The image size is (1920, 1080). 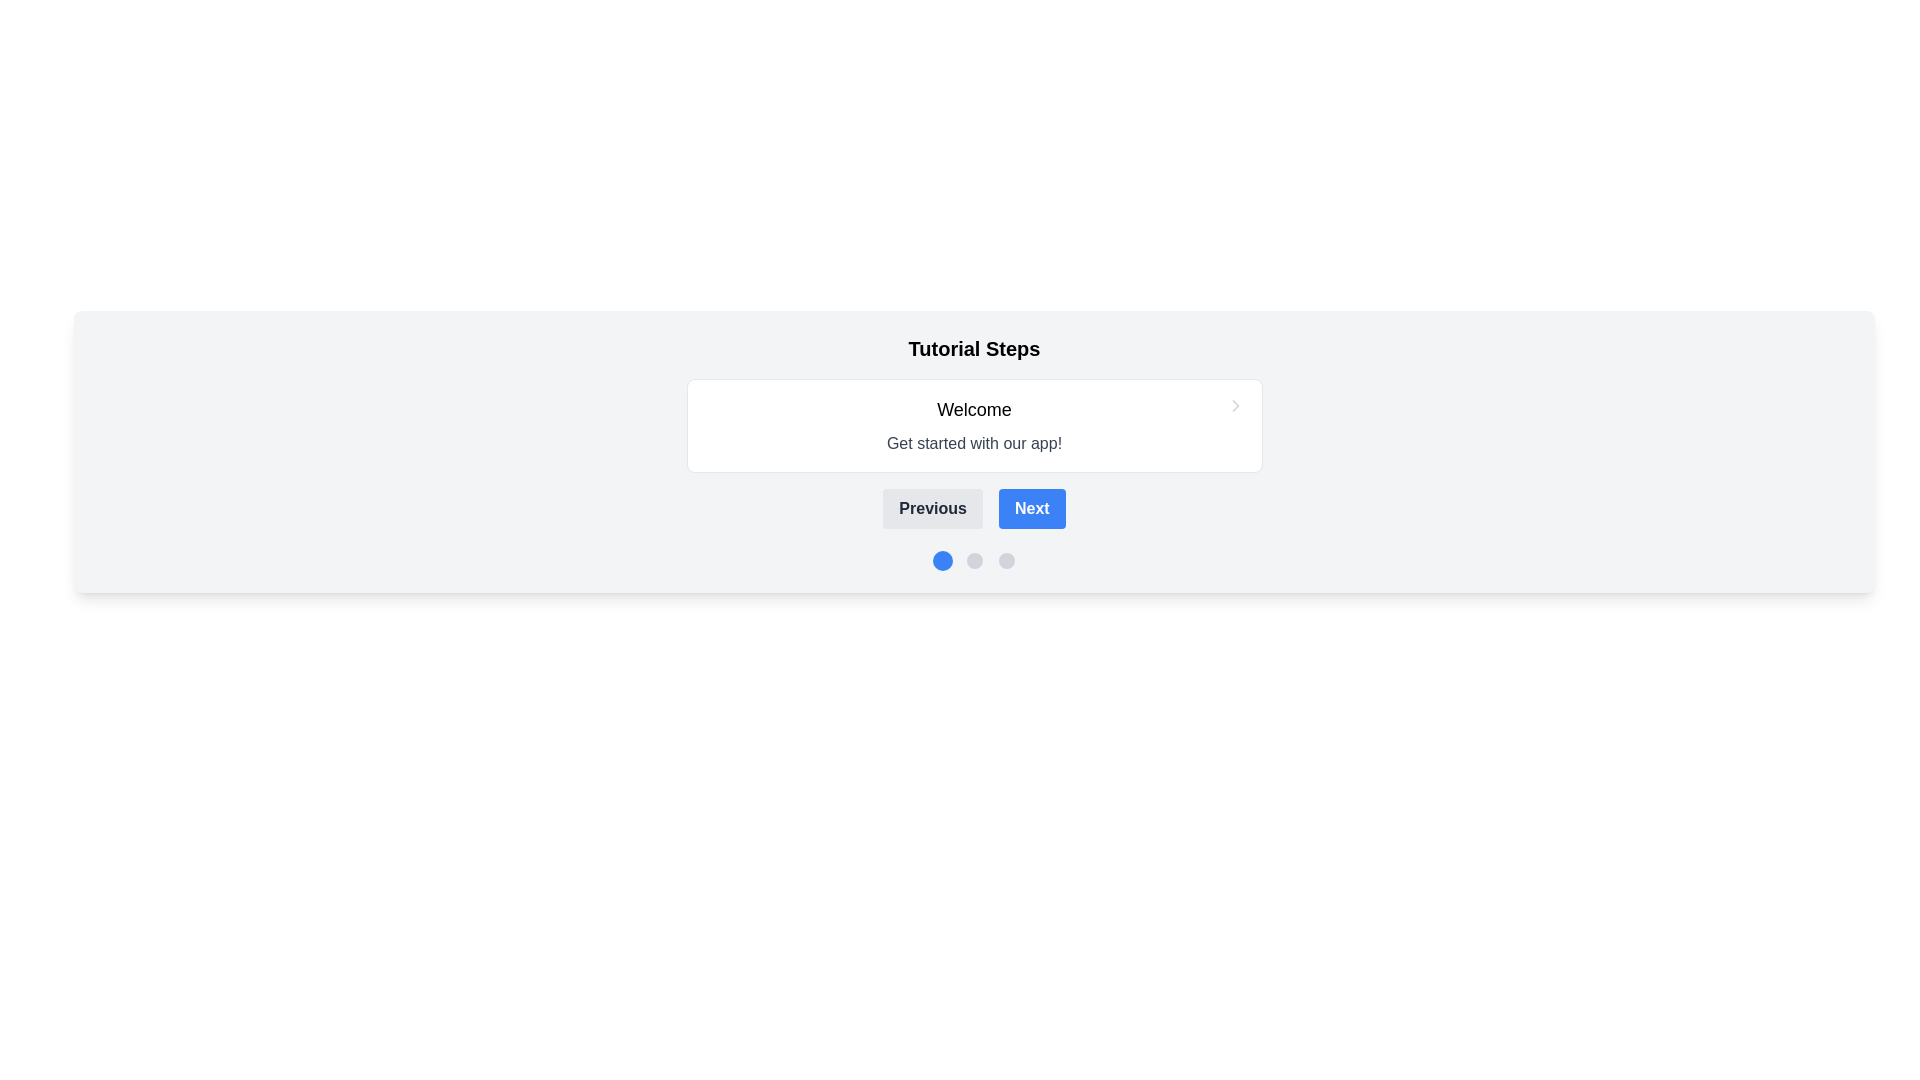 I want to click on the second circle button under 'Tutorial Steps', so click(x=974, y=560).